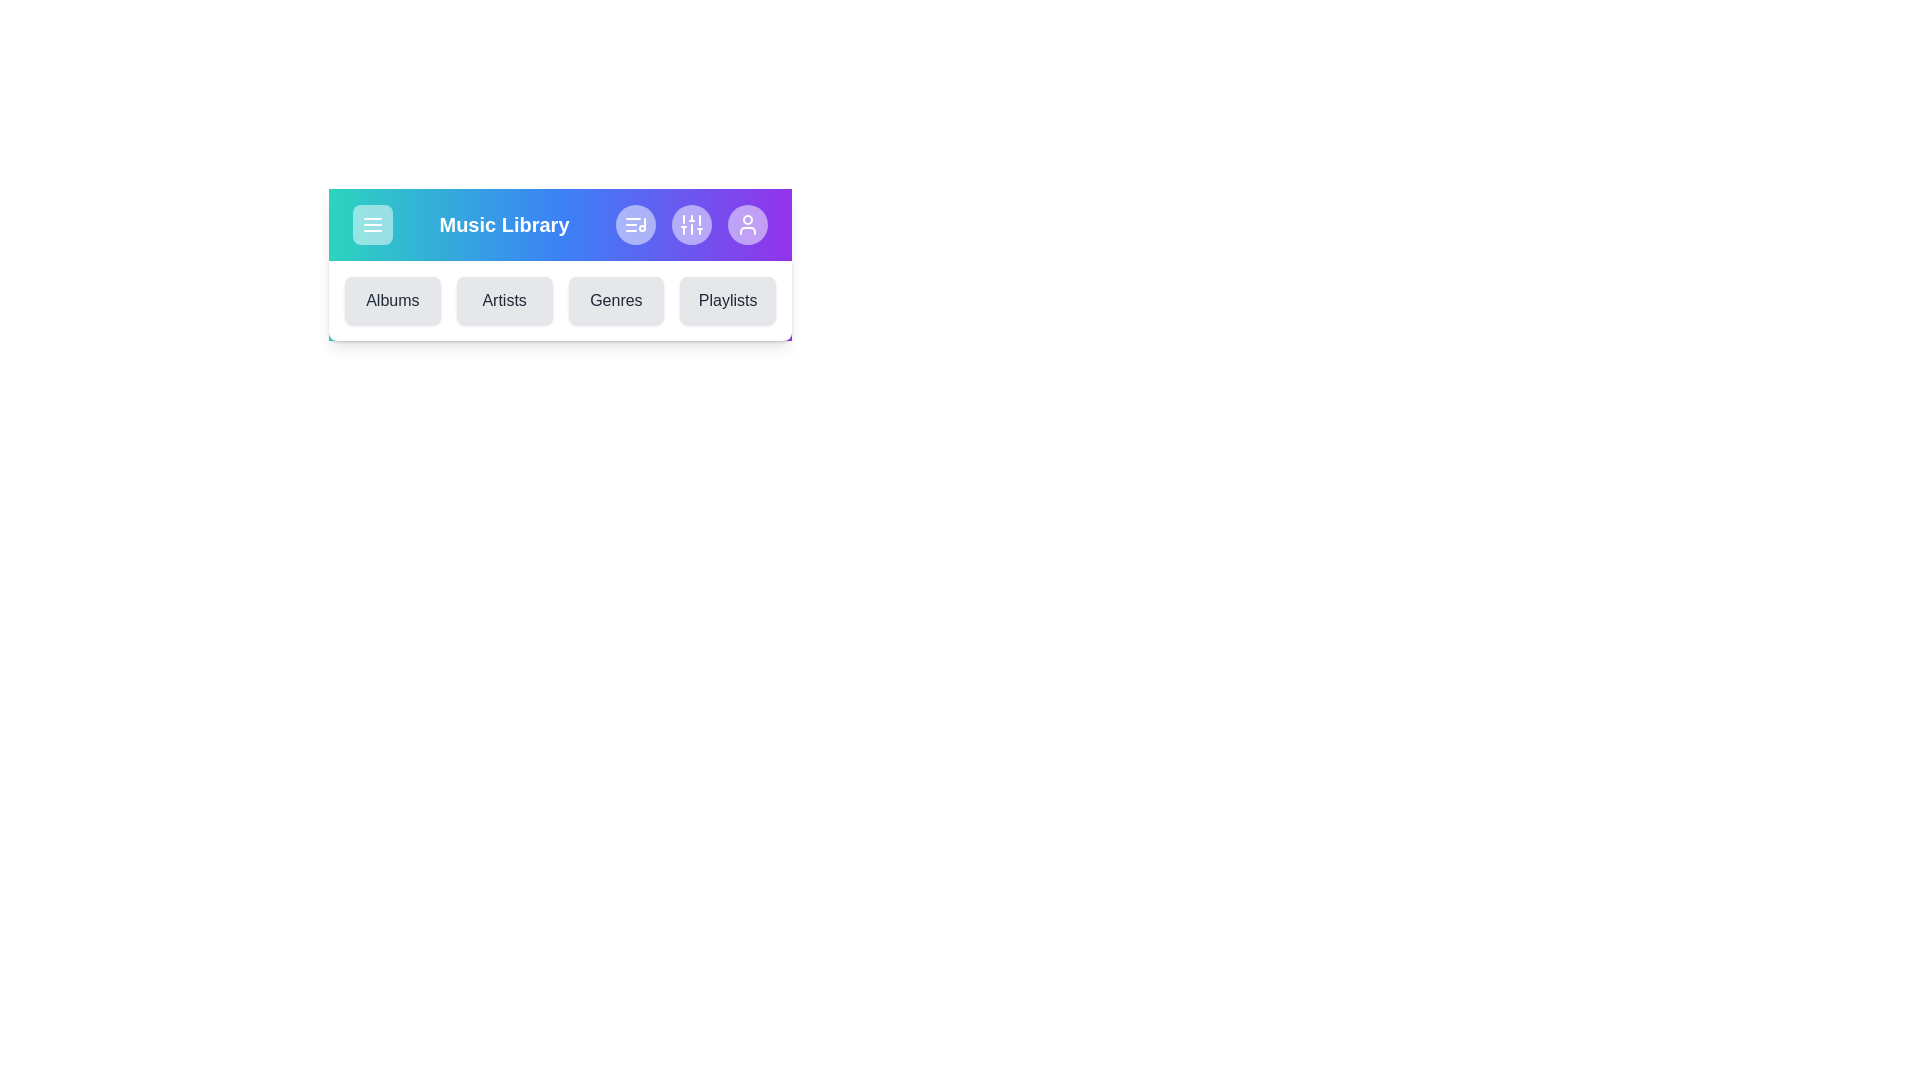  What do you see at coordinates (727, 300) in the screenshot?
I see `the section Playlists by clicking the respective button` at bounding box center [727, 300].